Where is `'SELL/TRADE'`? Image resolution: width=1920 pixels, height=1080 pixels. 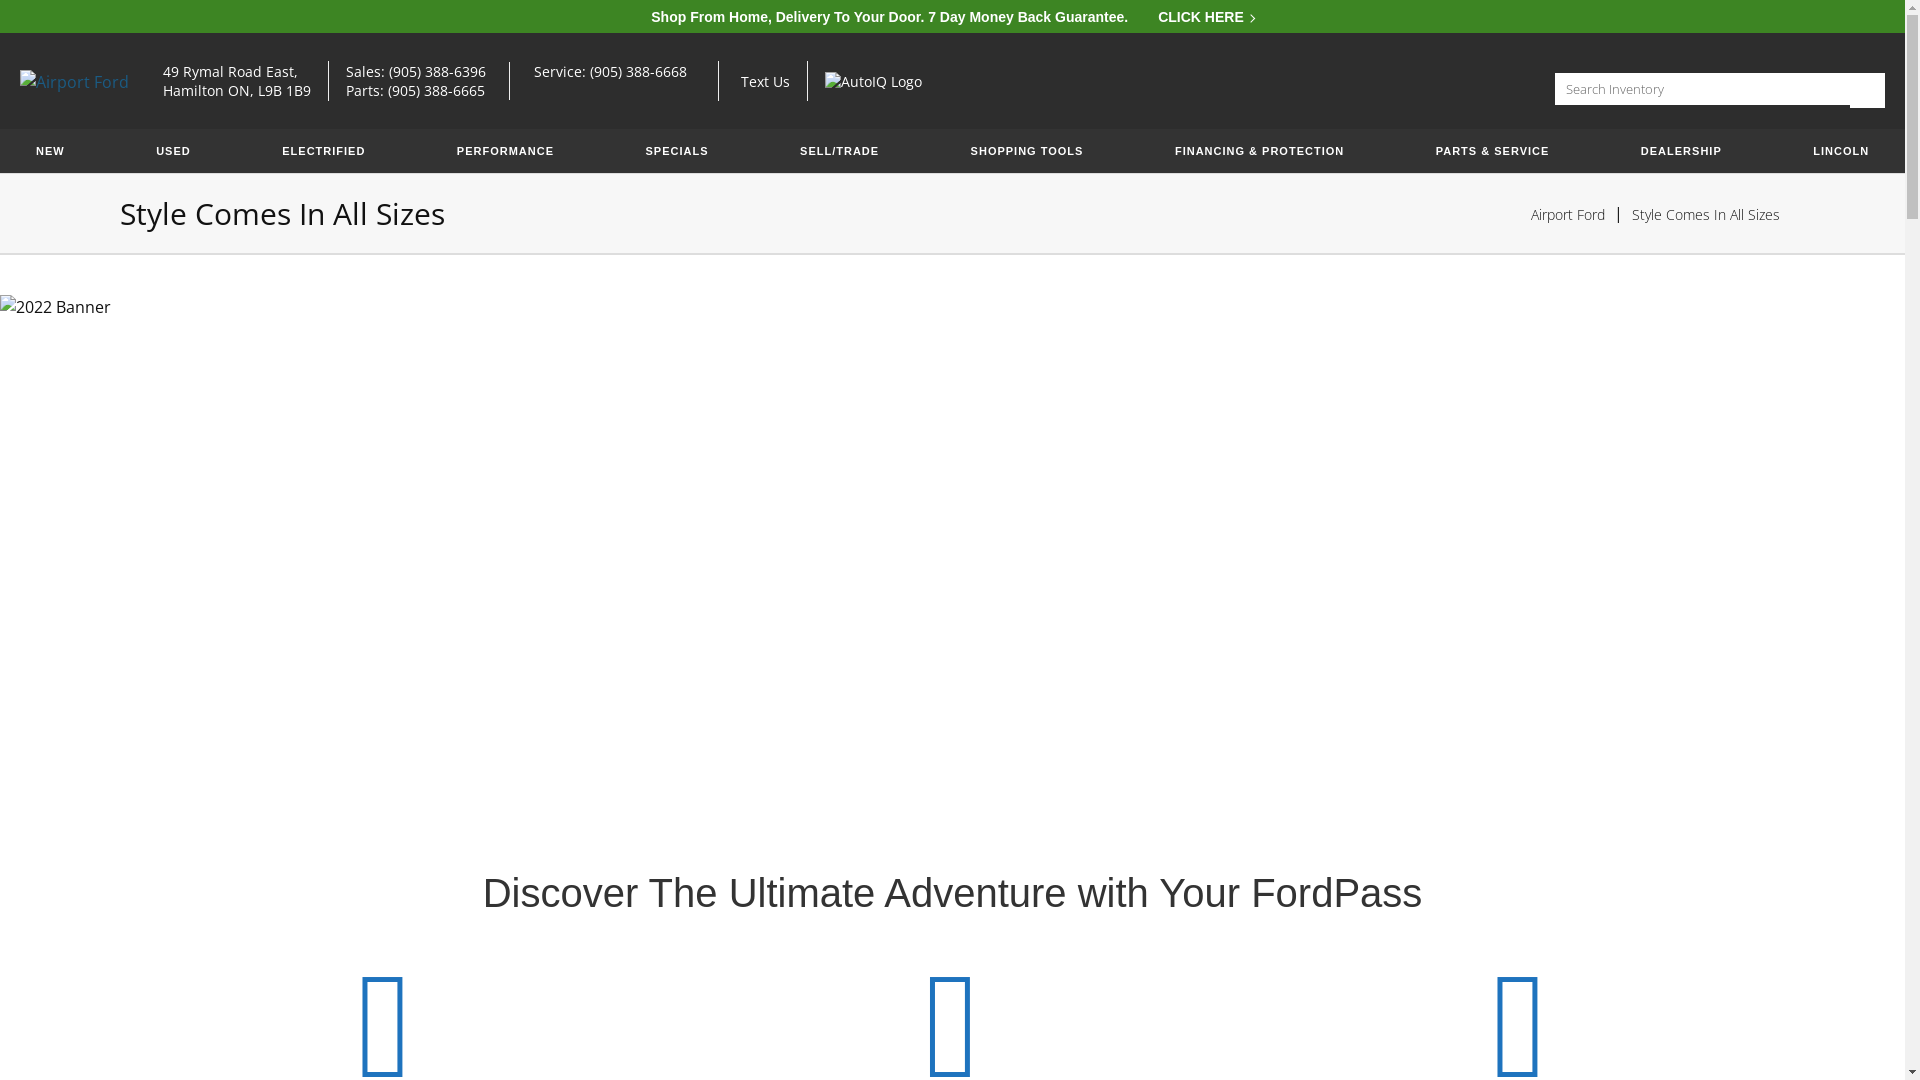
'SELL/TRADE' is located at coordinates (782, 150).